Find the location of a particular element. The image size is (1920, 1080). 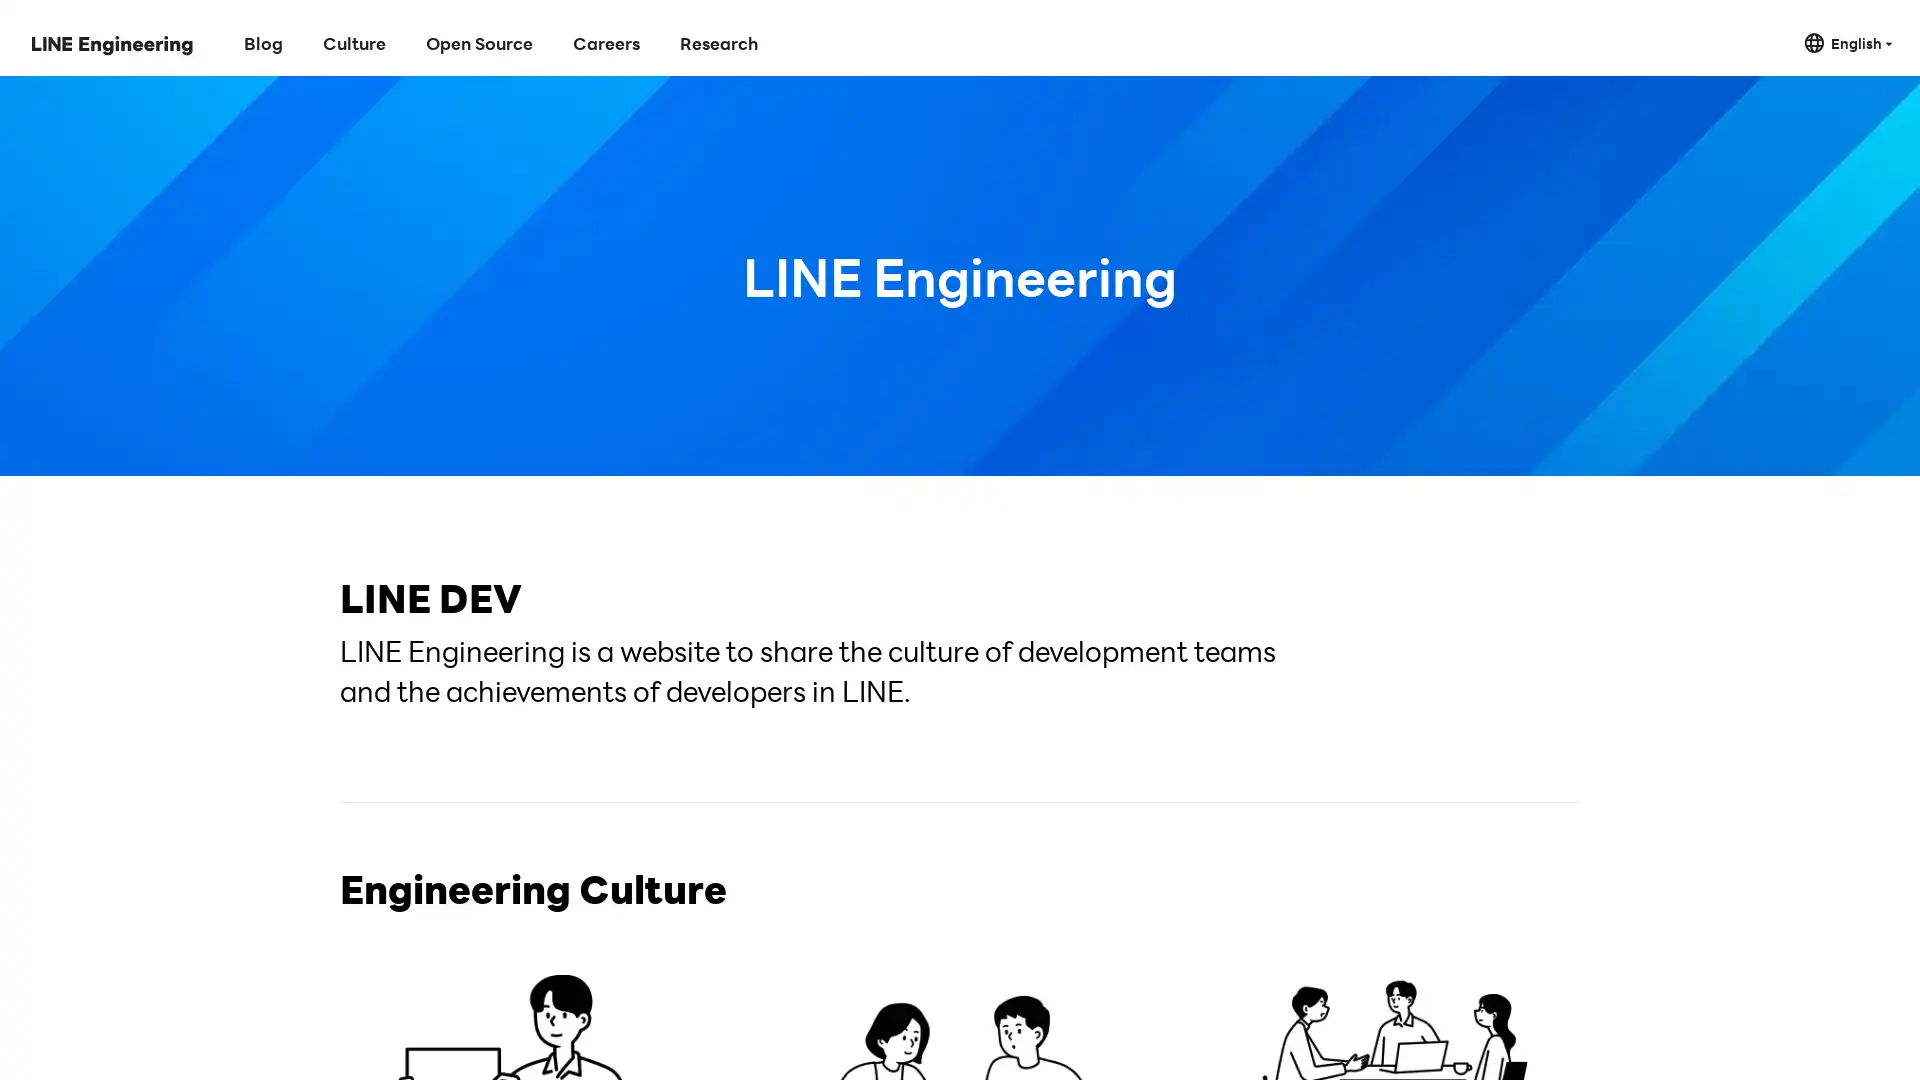

English is located at coordinates (1847, 43).